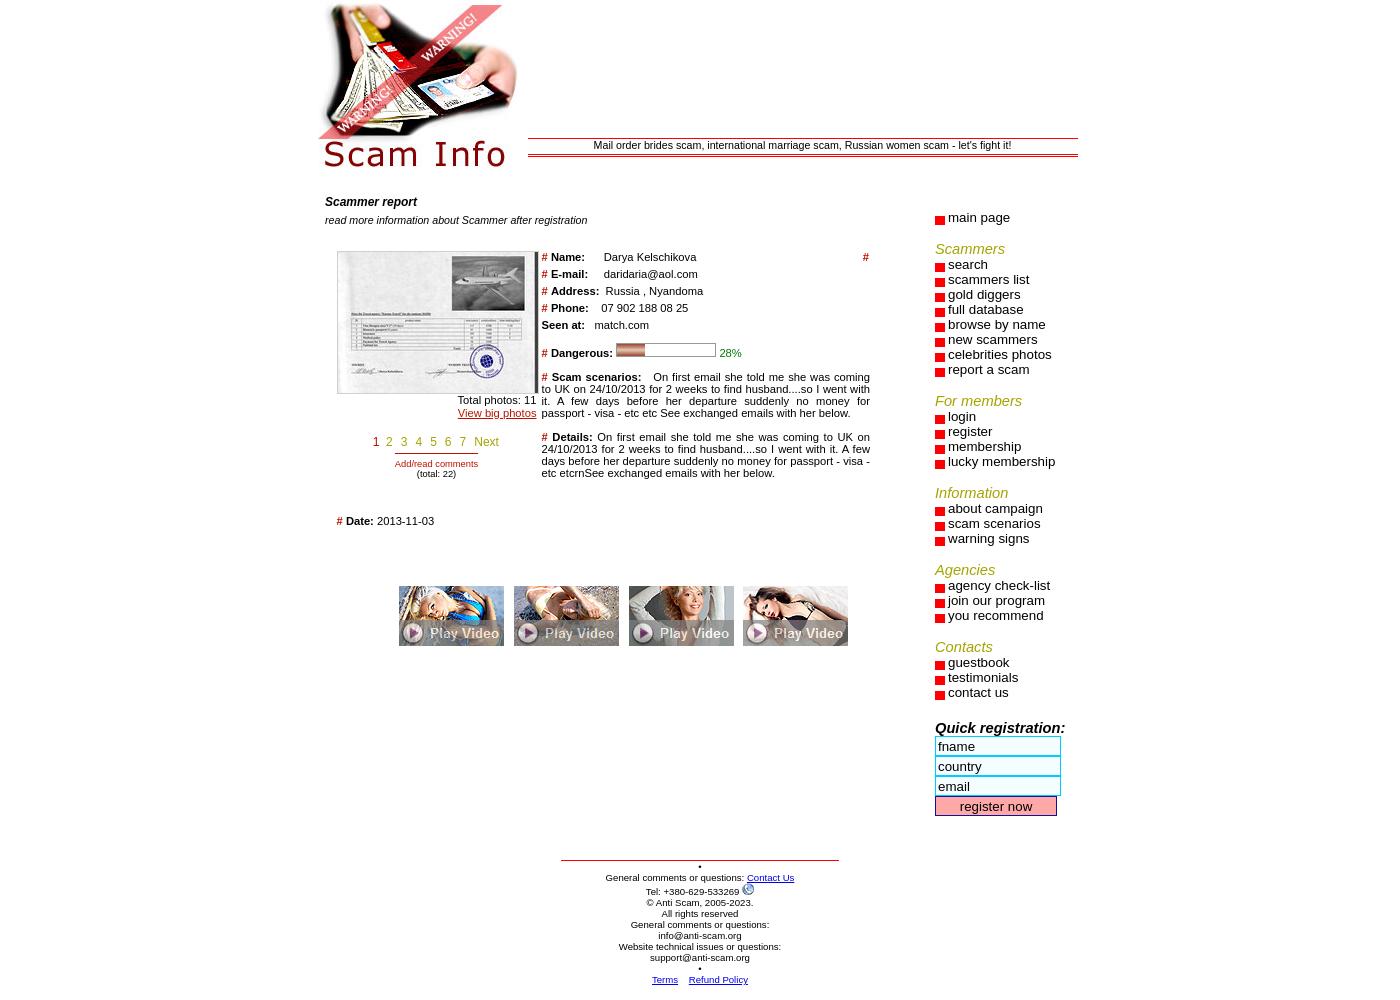 This screenshot has height=1000, width=1400. Describe the element at coordinates (699, 945) in the screenshot. I see `'Website technical issues or questions:'` at that location.